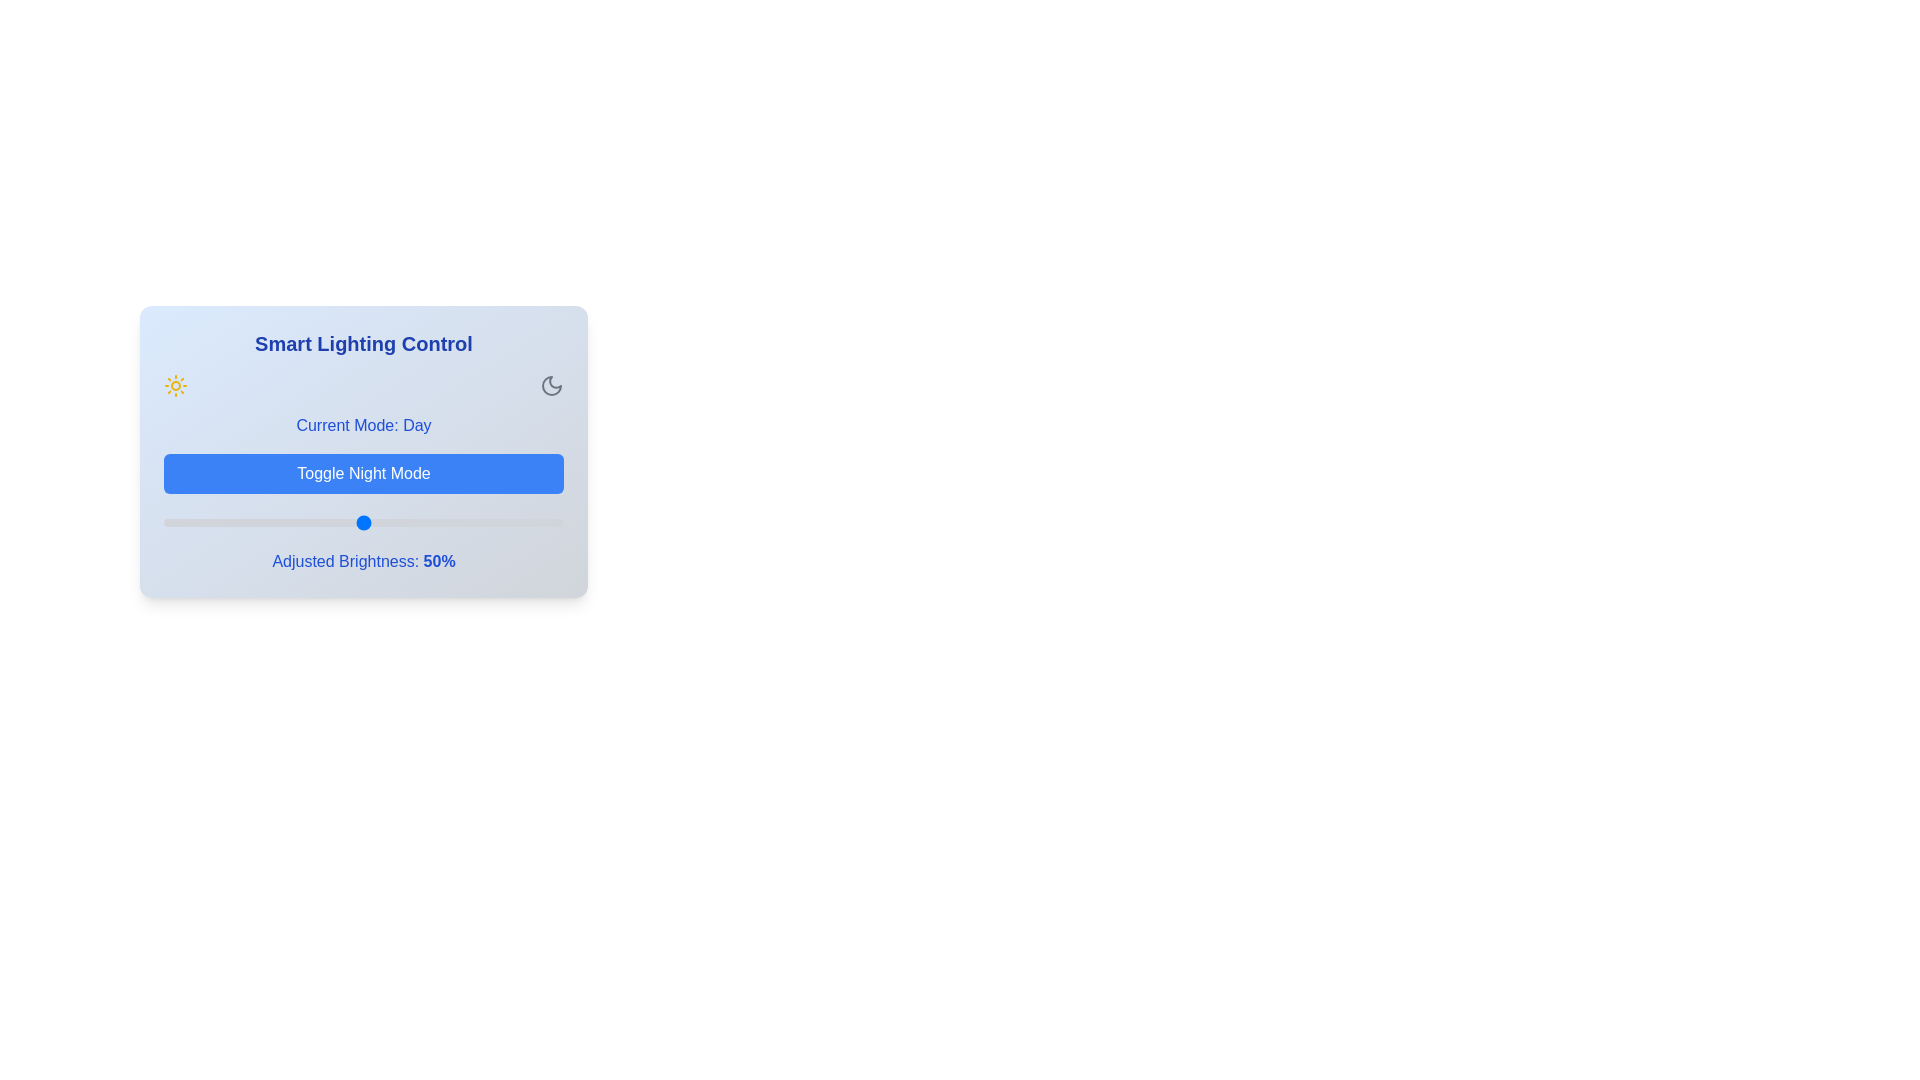 The width and height of the screenshot is (1920, 1080). Describe the element at coordinates (552, 385) in the screenshot. I see `the night mode indicator icon located to the left of the 'Smart Lighting Control' title, which indicates the current mode of the lighting system` at that location.